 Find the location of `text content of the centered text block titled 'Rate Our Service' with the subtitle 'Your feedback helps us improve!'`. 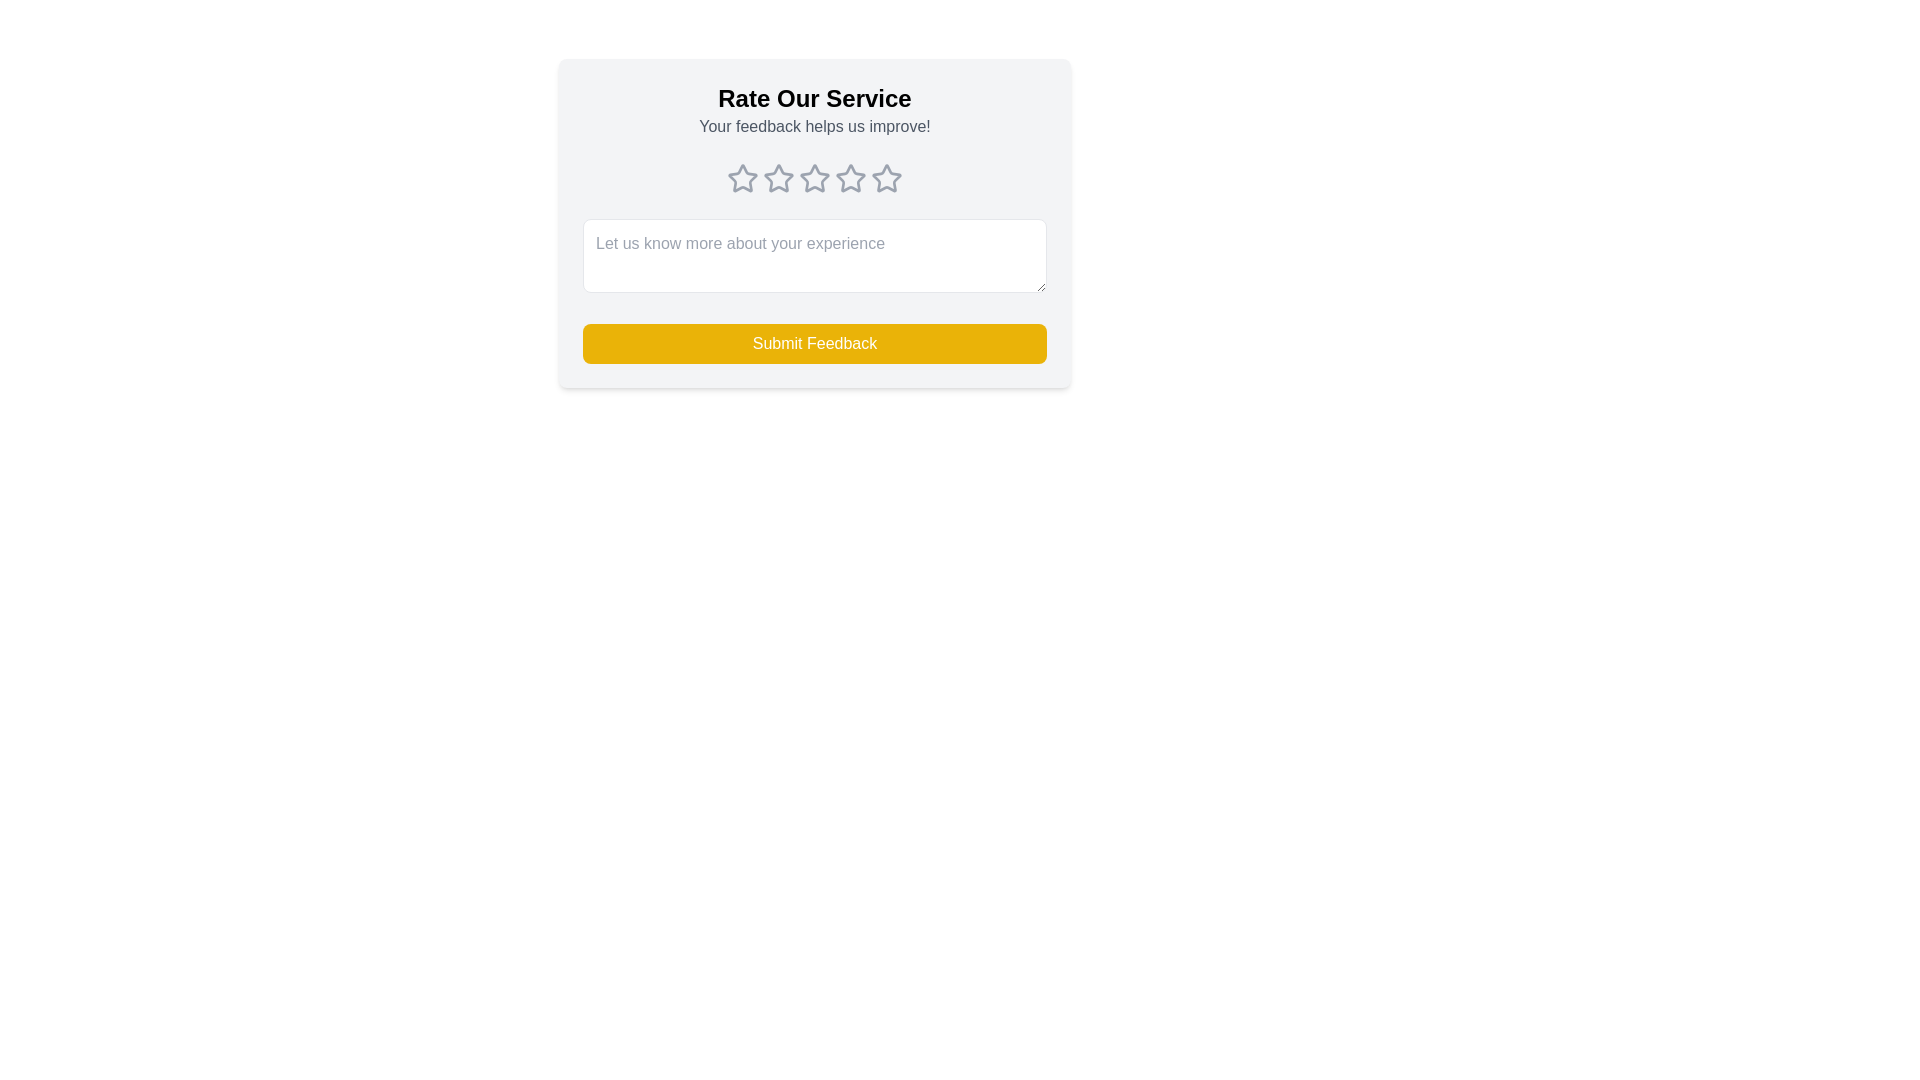

text content of the centered text block titled 'Rate Our Service' with the subtitle 'Your feedback helps us improve!' is located at coordinates (815, 111).